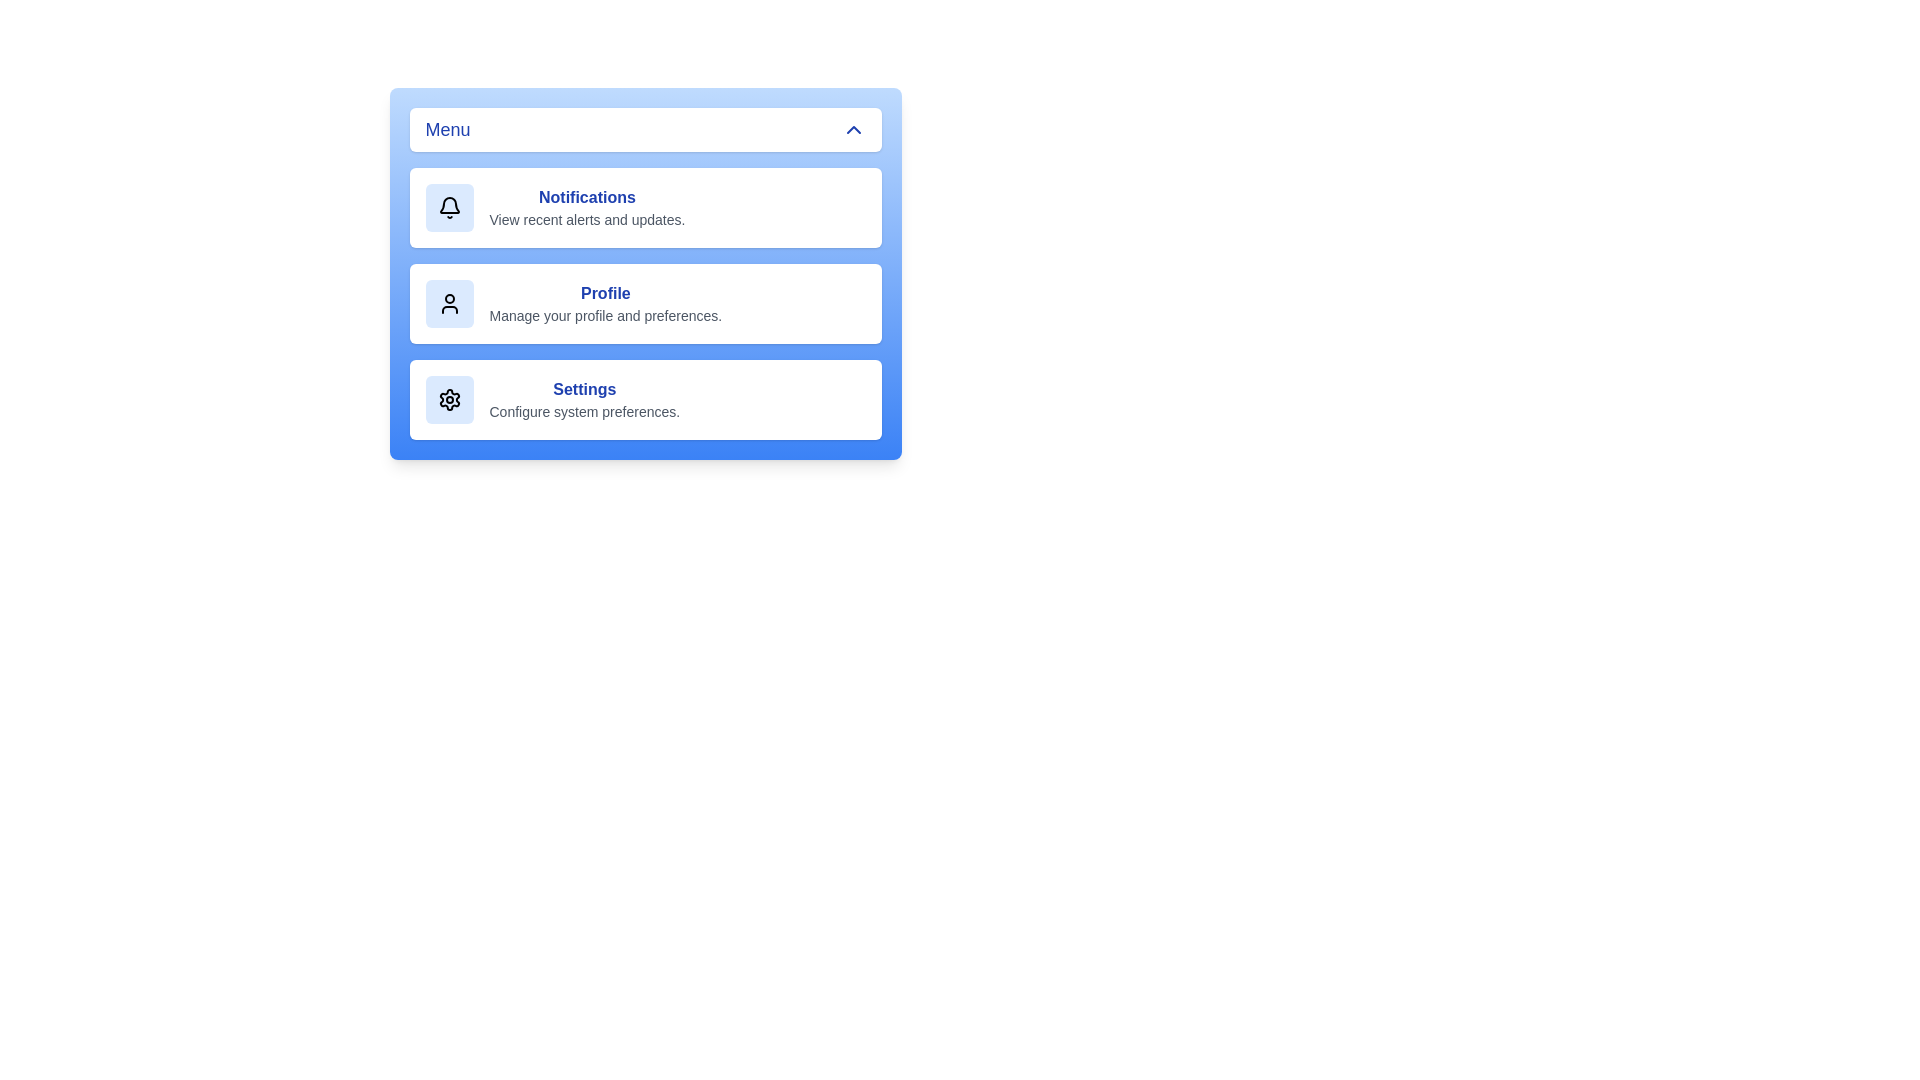 This screenshot has height=1080, width=1920. What do you see at coordinates (448, 304) in the screenshot?
I see `the icon corresponding to Profile in the menu` at bounding box center [448, 304].